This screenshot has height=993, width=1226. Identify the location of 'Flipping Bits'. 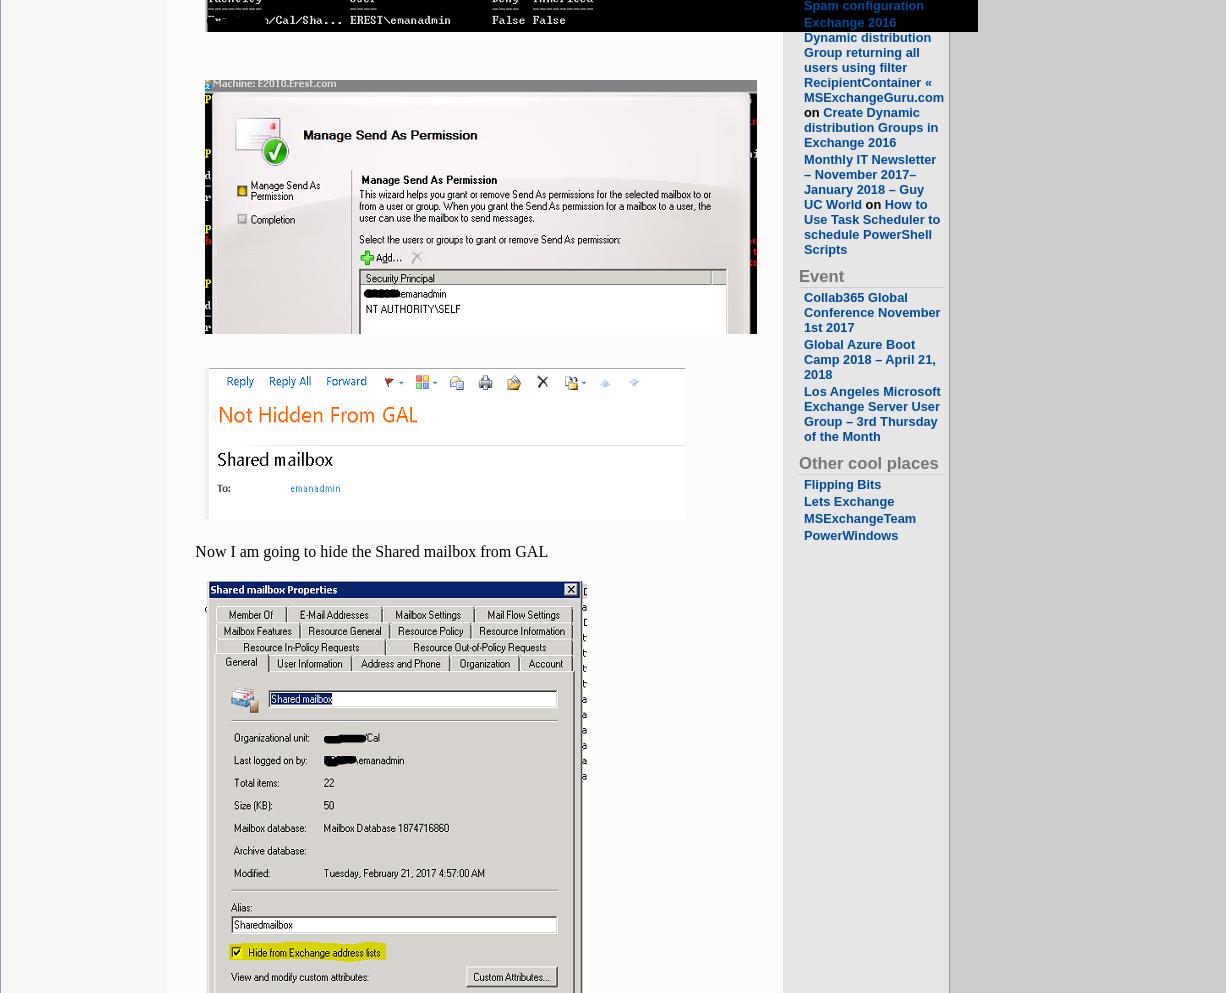
(842, 483).